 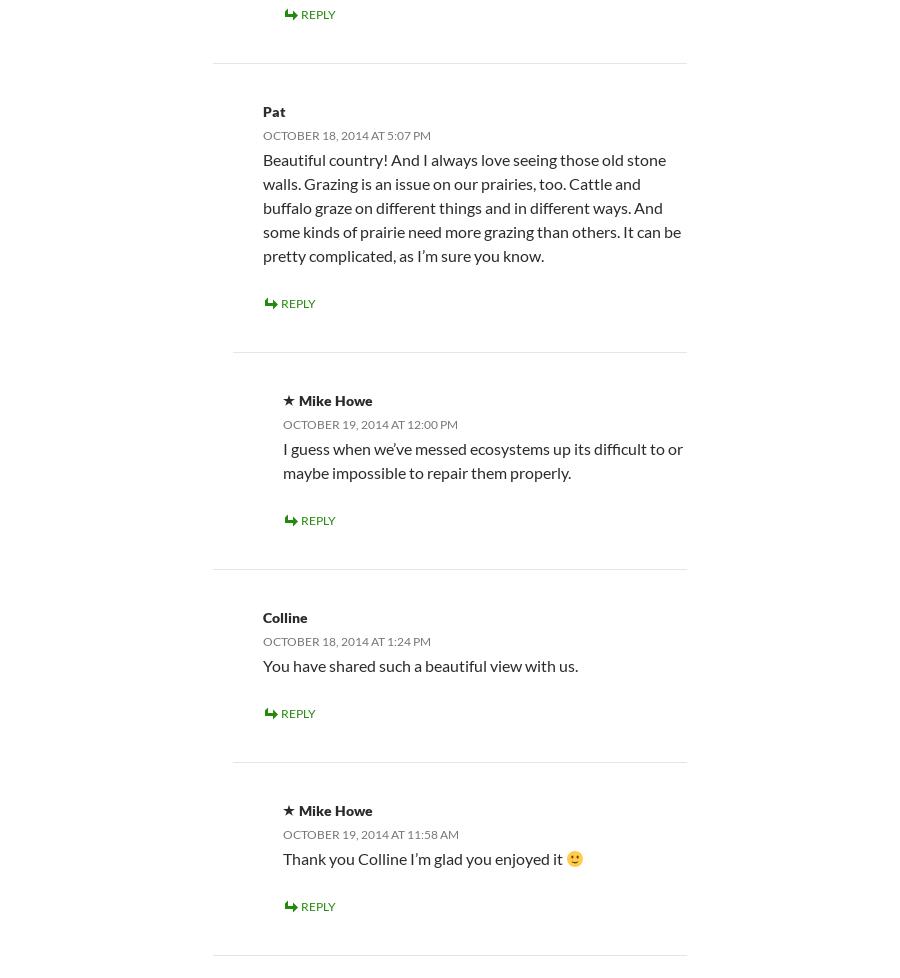 I want to click on 'Beautiful country!  And I always love seeing those old stone walls.  Grazing is an issue on our prairies, too.  Cattle and buffalo graze on different things and in different ways.  And some kinds of prairie need more grazing than others.  It can be pretty complicated, as I’m sure you know.', so click(x=470, y=206).